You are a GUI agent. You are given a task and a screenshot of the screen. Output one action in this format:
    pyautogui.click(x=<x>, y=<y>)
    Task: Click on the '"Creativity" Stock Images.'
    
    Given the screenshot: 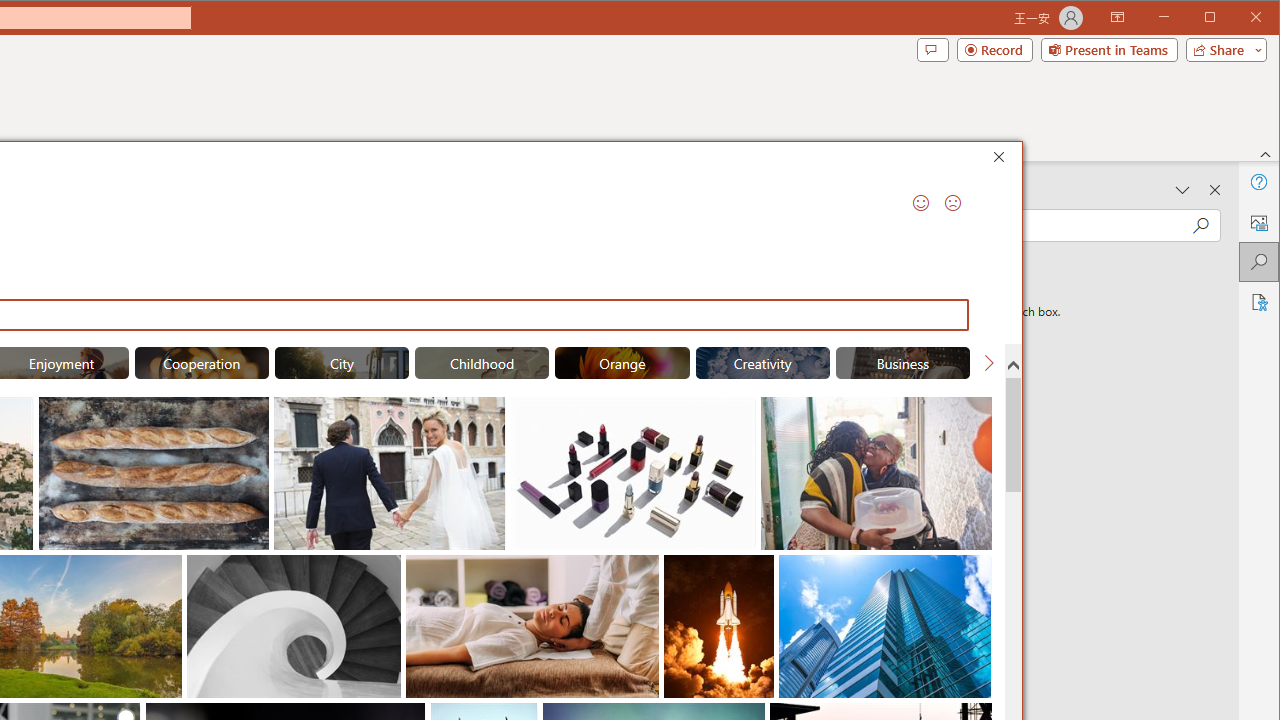 What is the action you would take?
    pyautogui.click(x=761, y=362)
    